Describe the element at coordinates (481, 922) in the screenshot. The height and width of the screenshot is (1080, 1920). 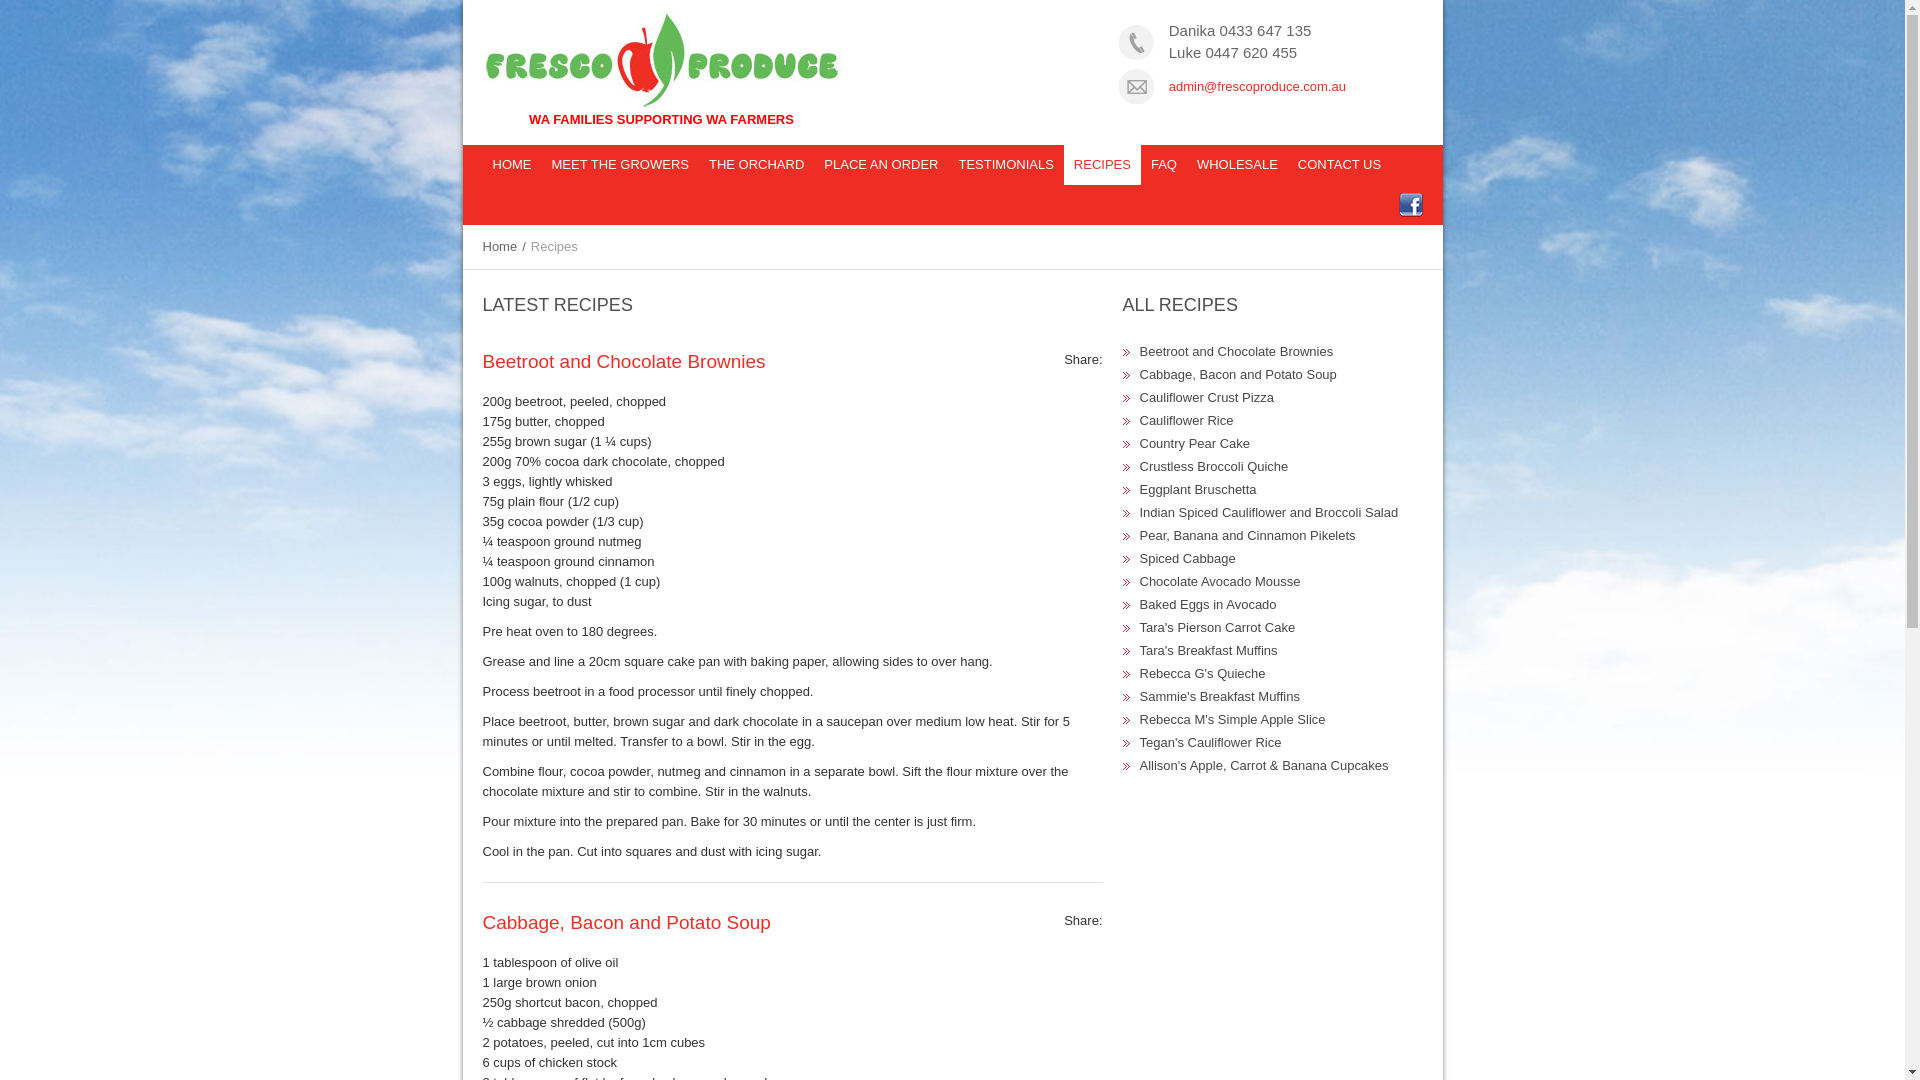
I see `'Cabbage, Bacon and Potato Soup'` at that location.